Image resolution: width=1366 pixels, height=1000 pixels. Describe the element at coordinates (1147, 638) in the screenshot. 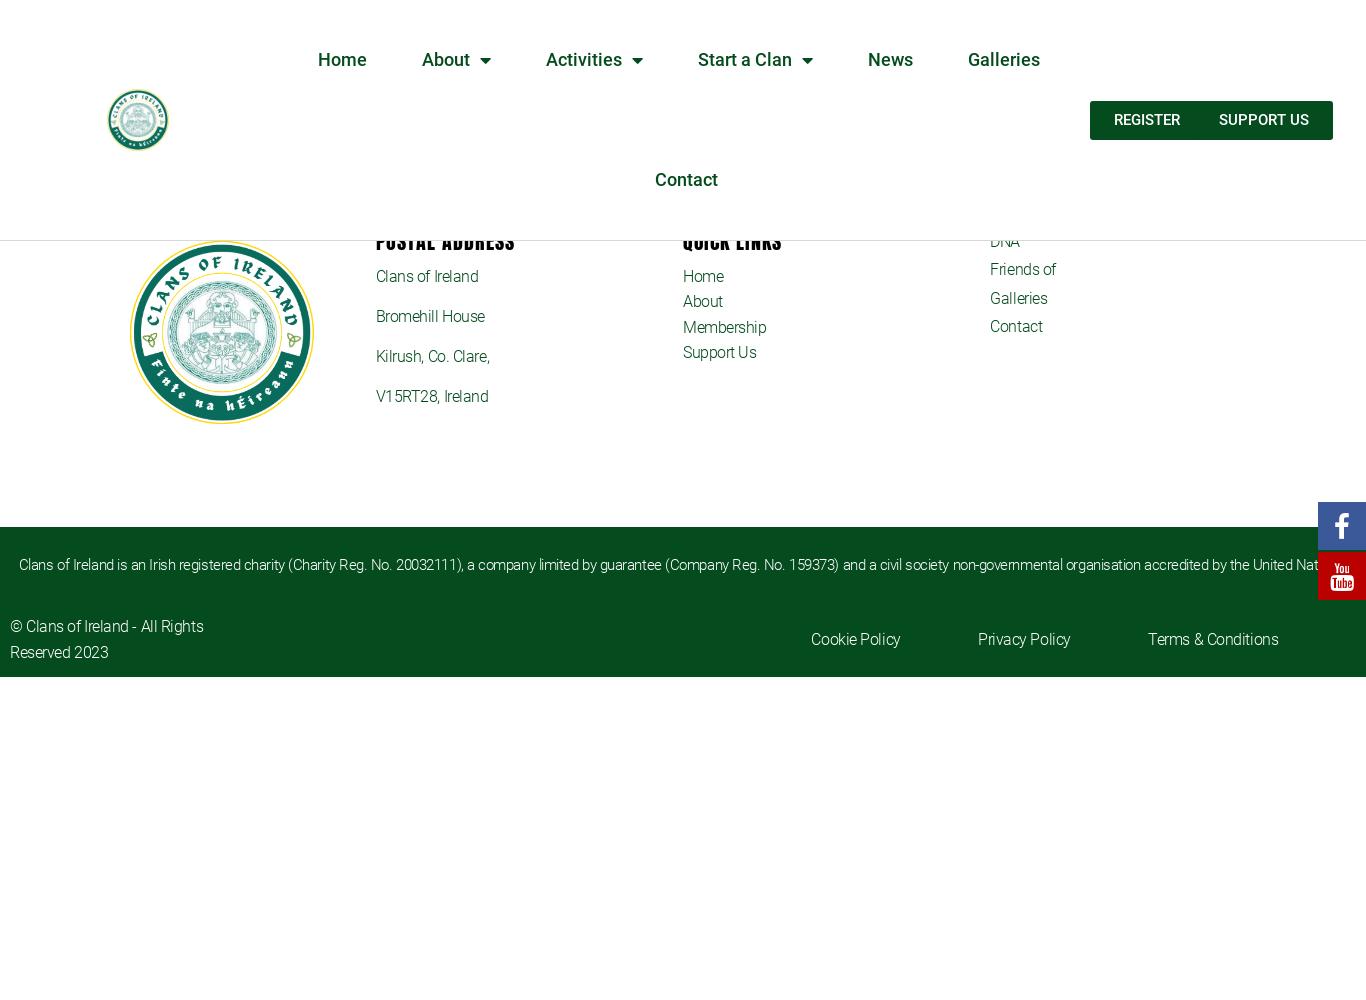

I see `'Terms & Conditions'` at that location.